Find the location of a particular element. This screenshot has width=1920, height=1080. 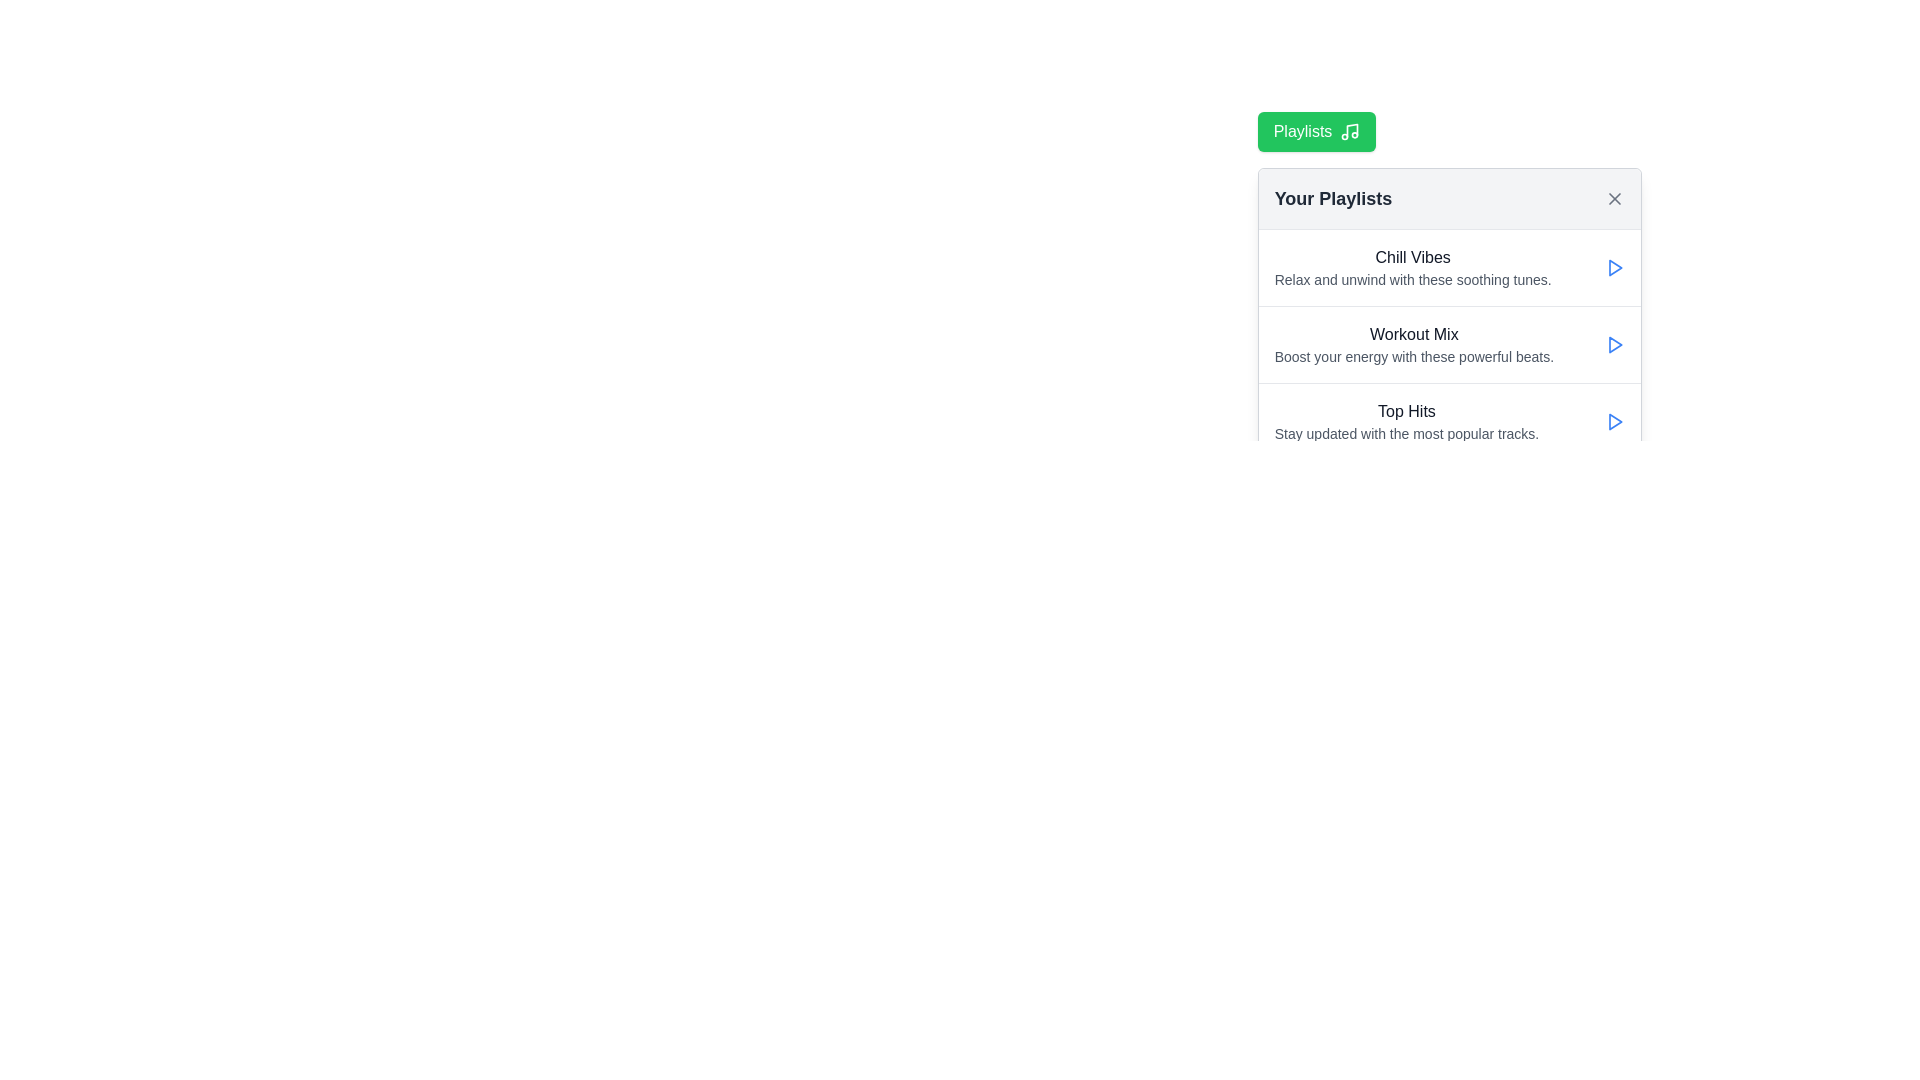

the 'Chill Vibes' text label, which serves as the title of the first playlist in the 'Your Playlists' section is located at coordinates (1412, 257).